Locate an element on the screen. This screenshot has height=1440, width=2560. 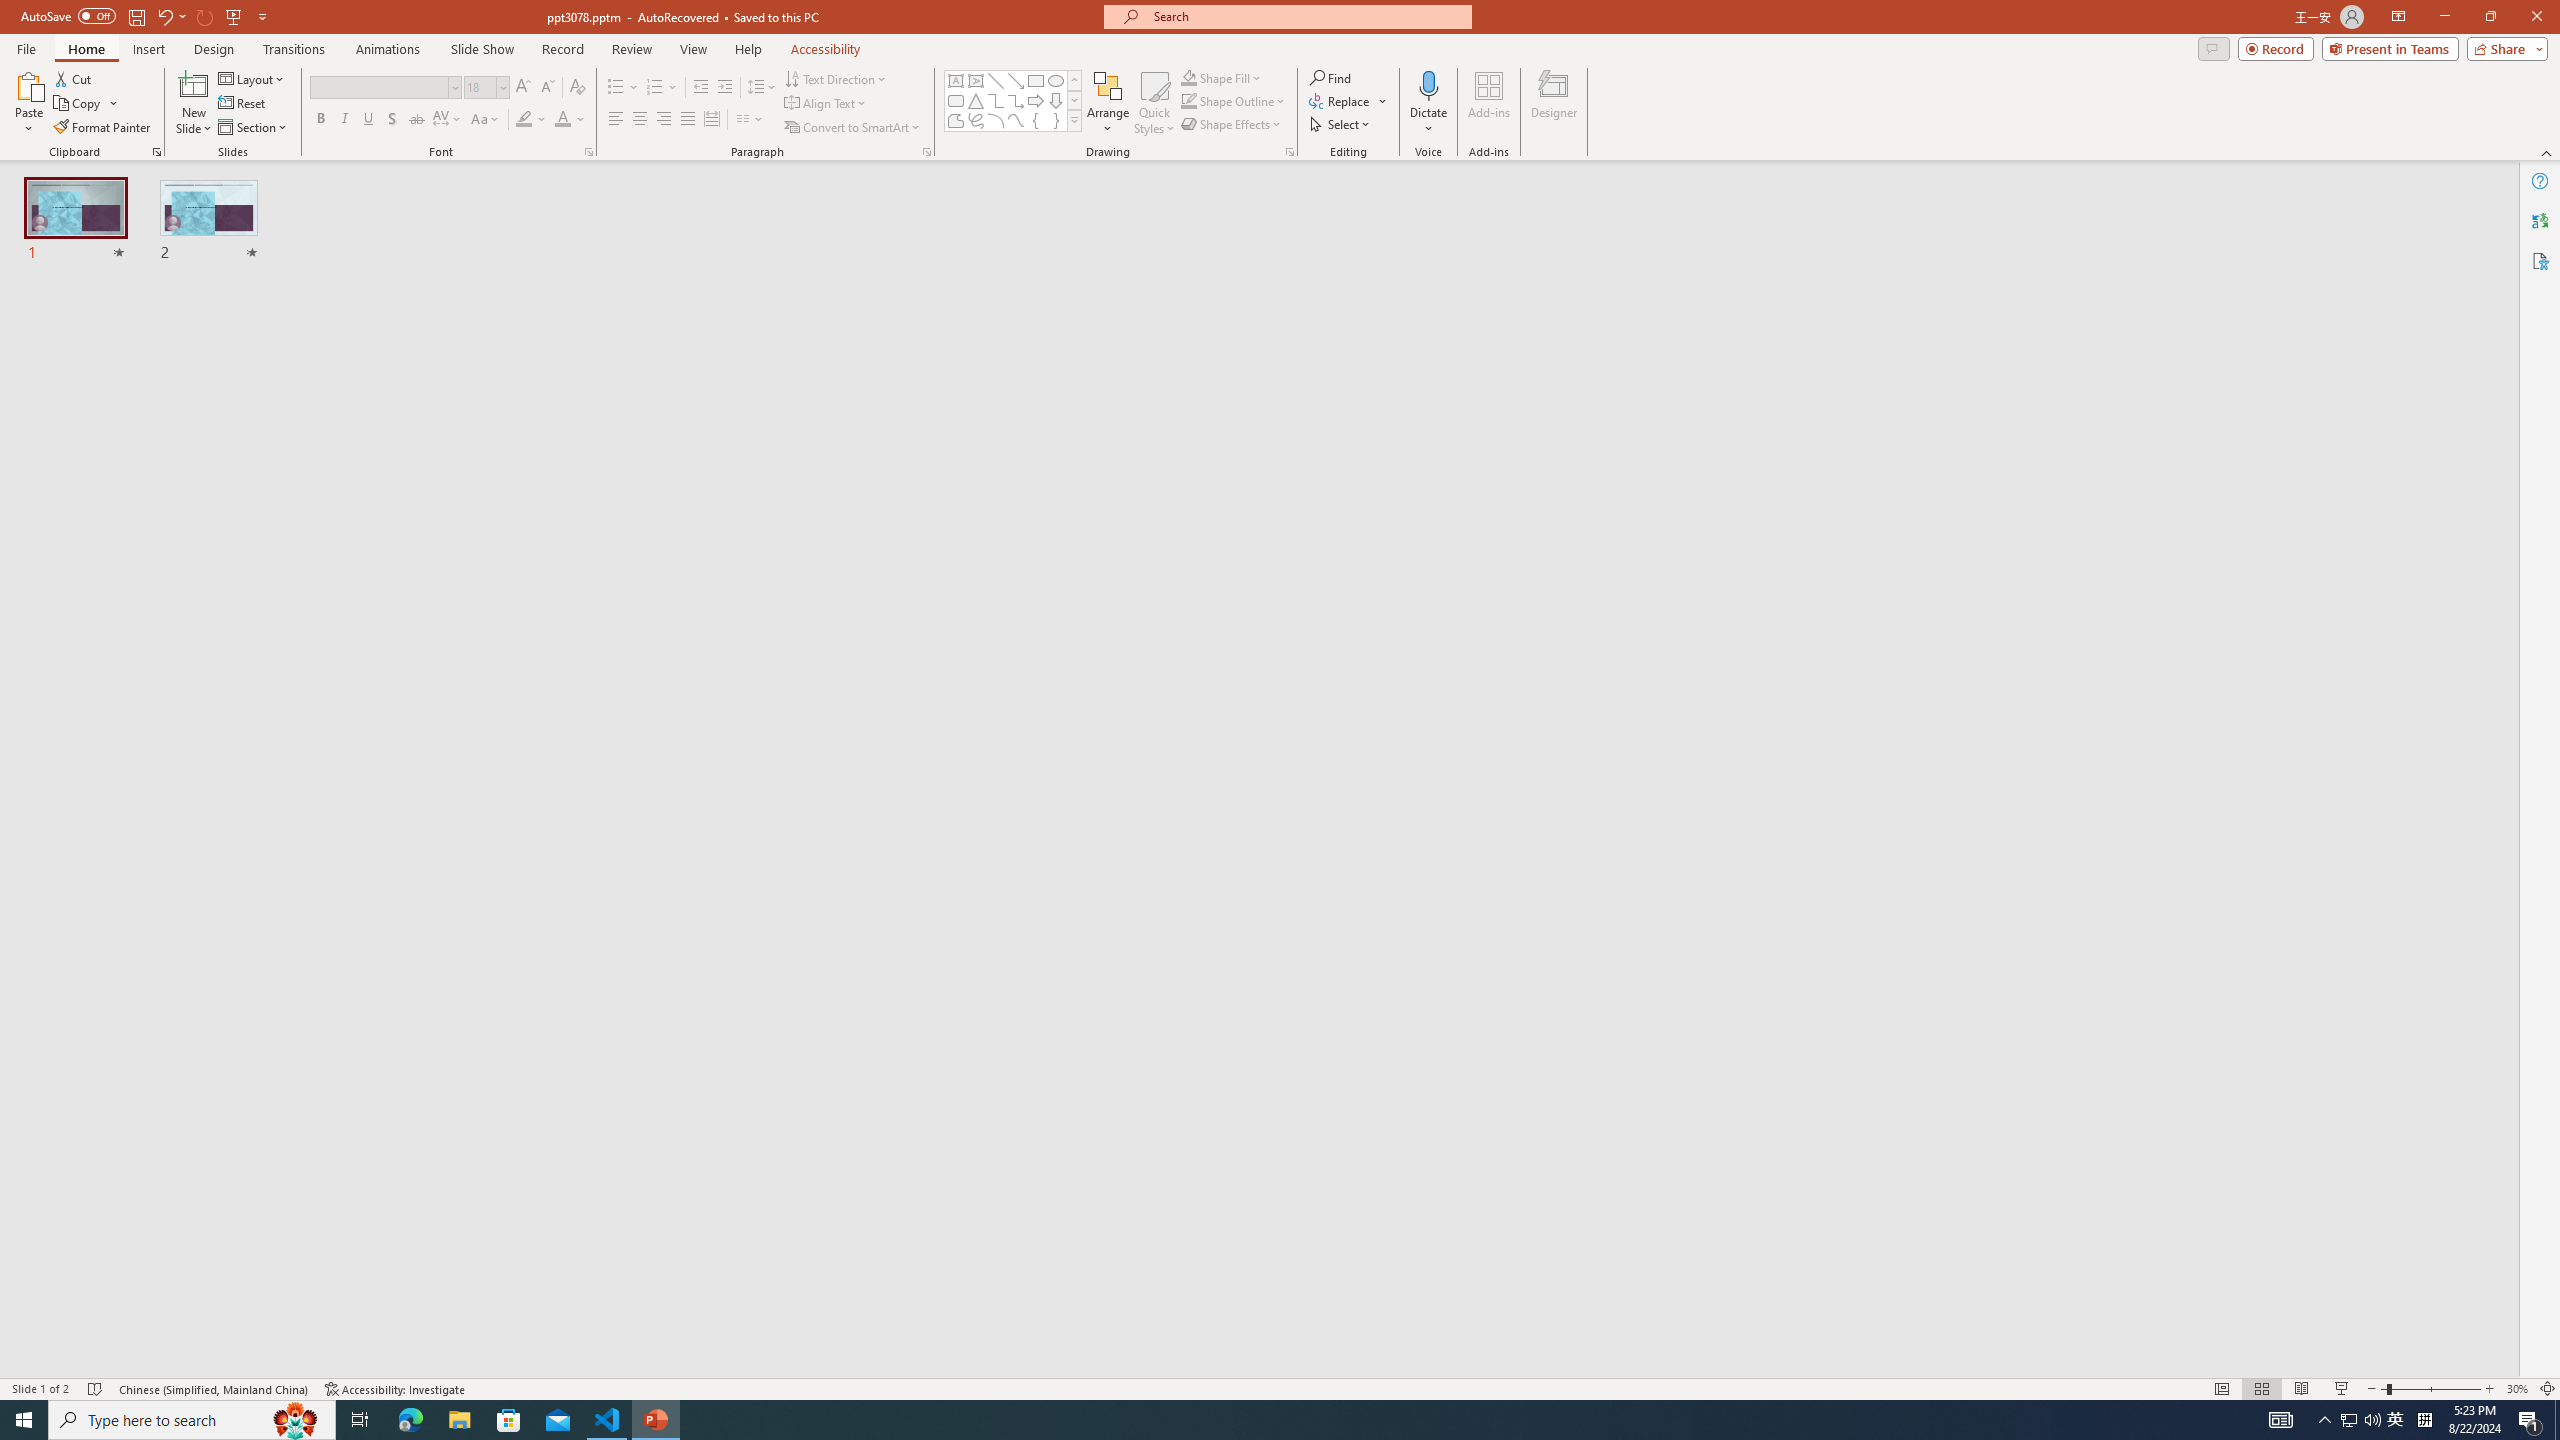
'Bold' is located at coordinates (321, 118).